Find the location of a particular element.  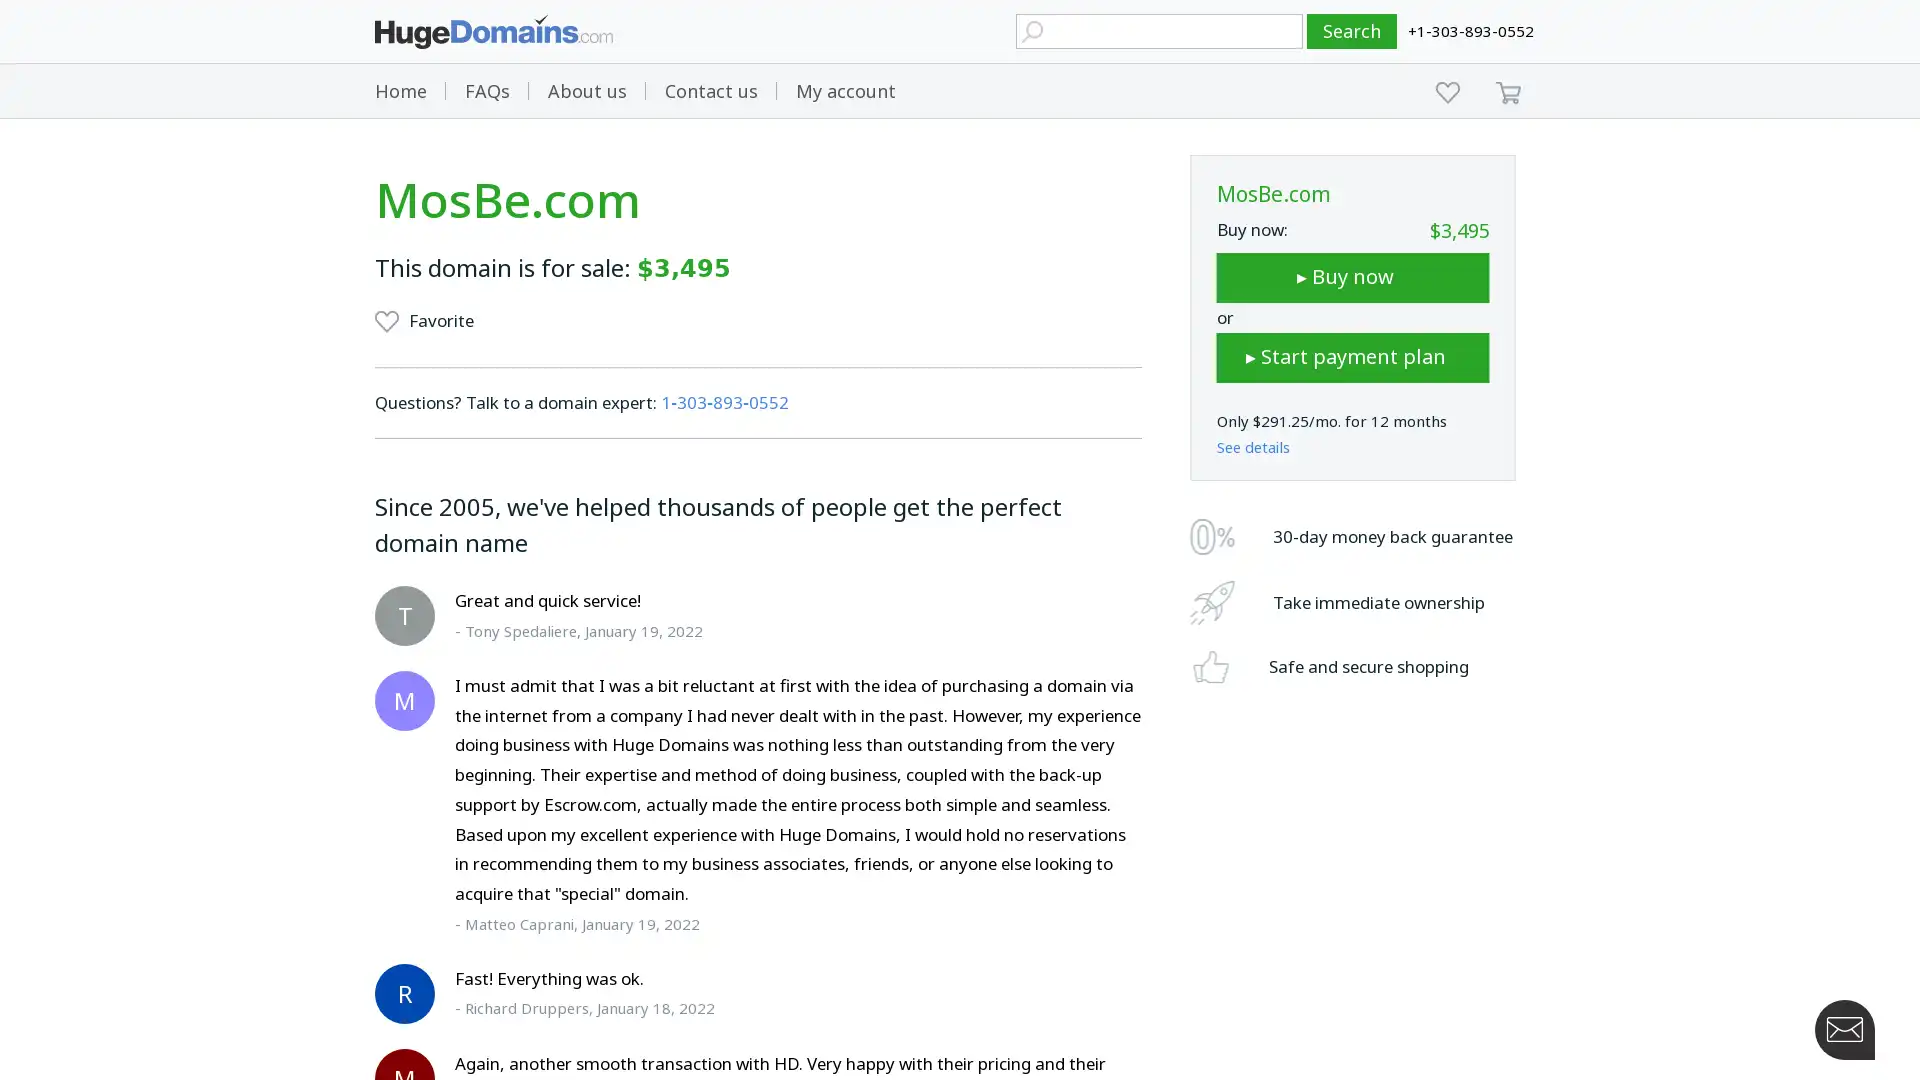

Search is located at coordinates (1352, 31).